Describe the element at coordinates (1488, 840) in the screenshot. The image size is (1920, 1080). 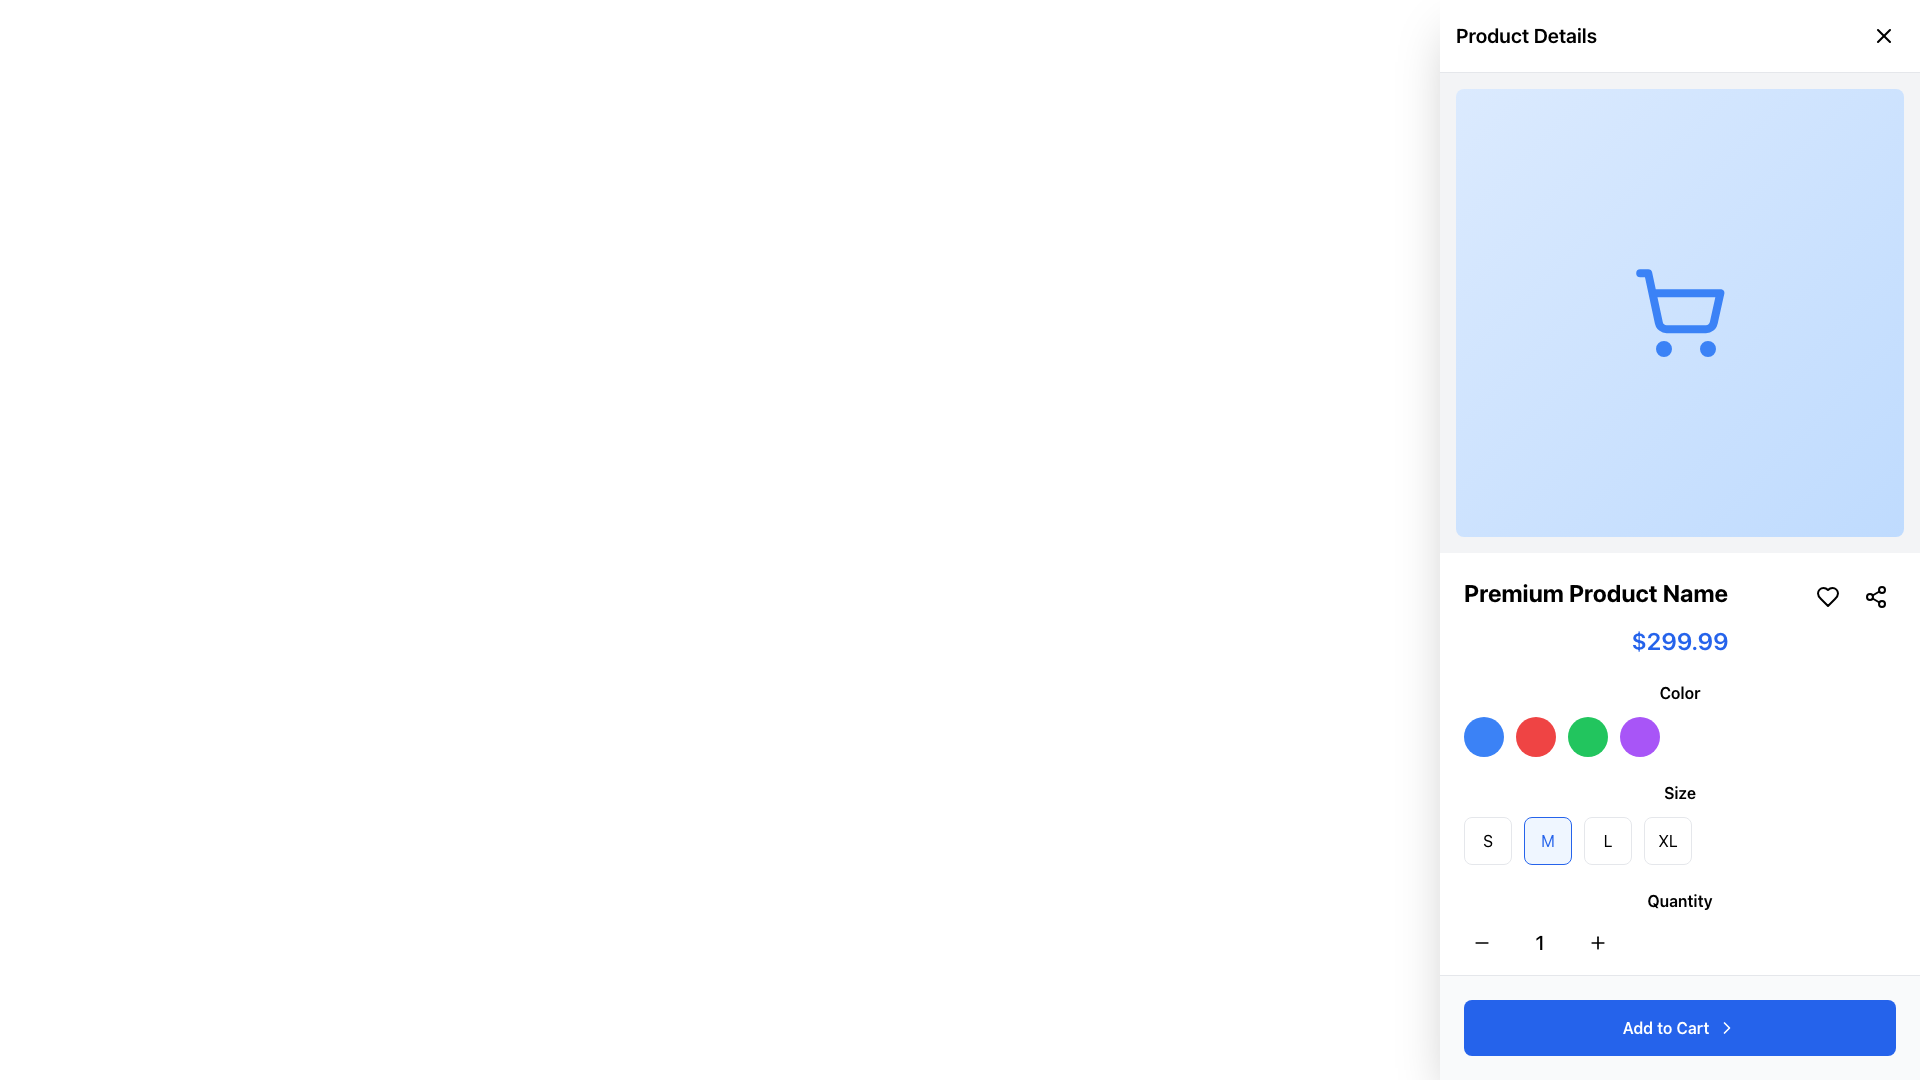
I see `the 'S' button` at that location.